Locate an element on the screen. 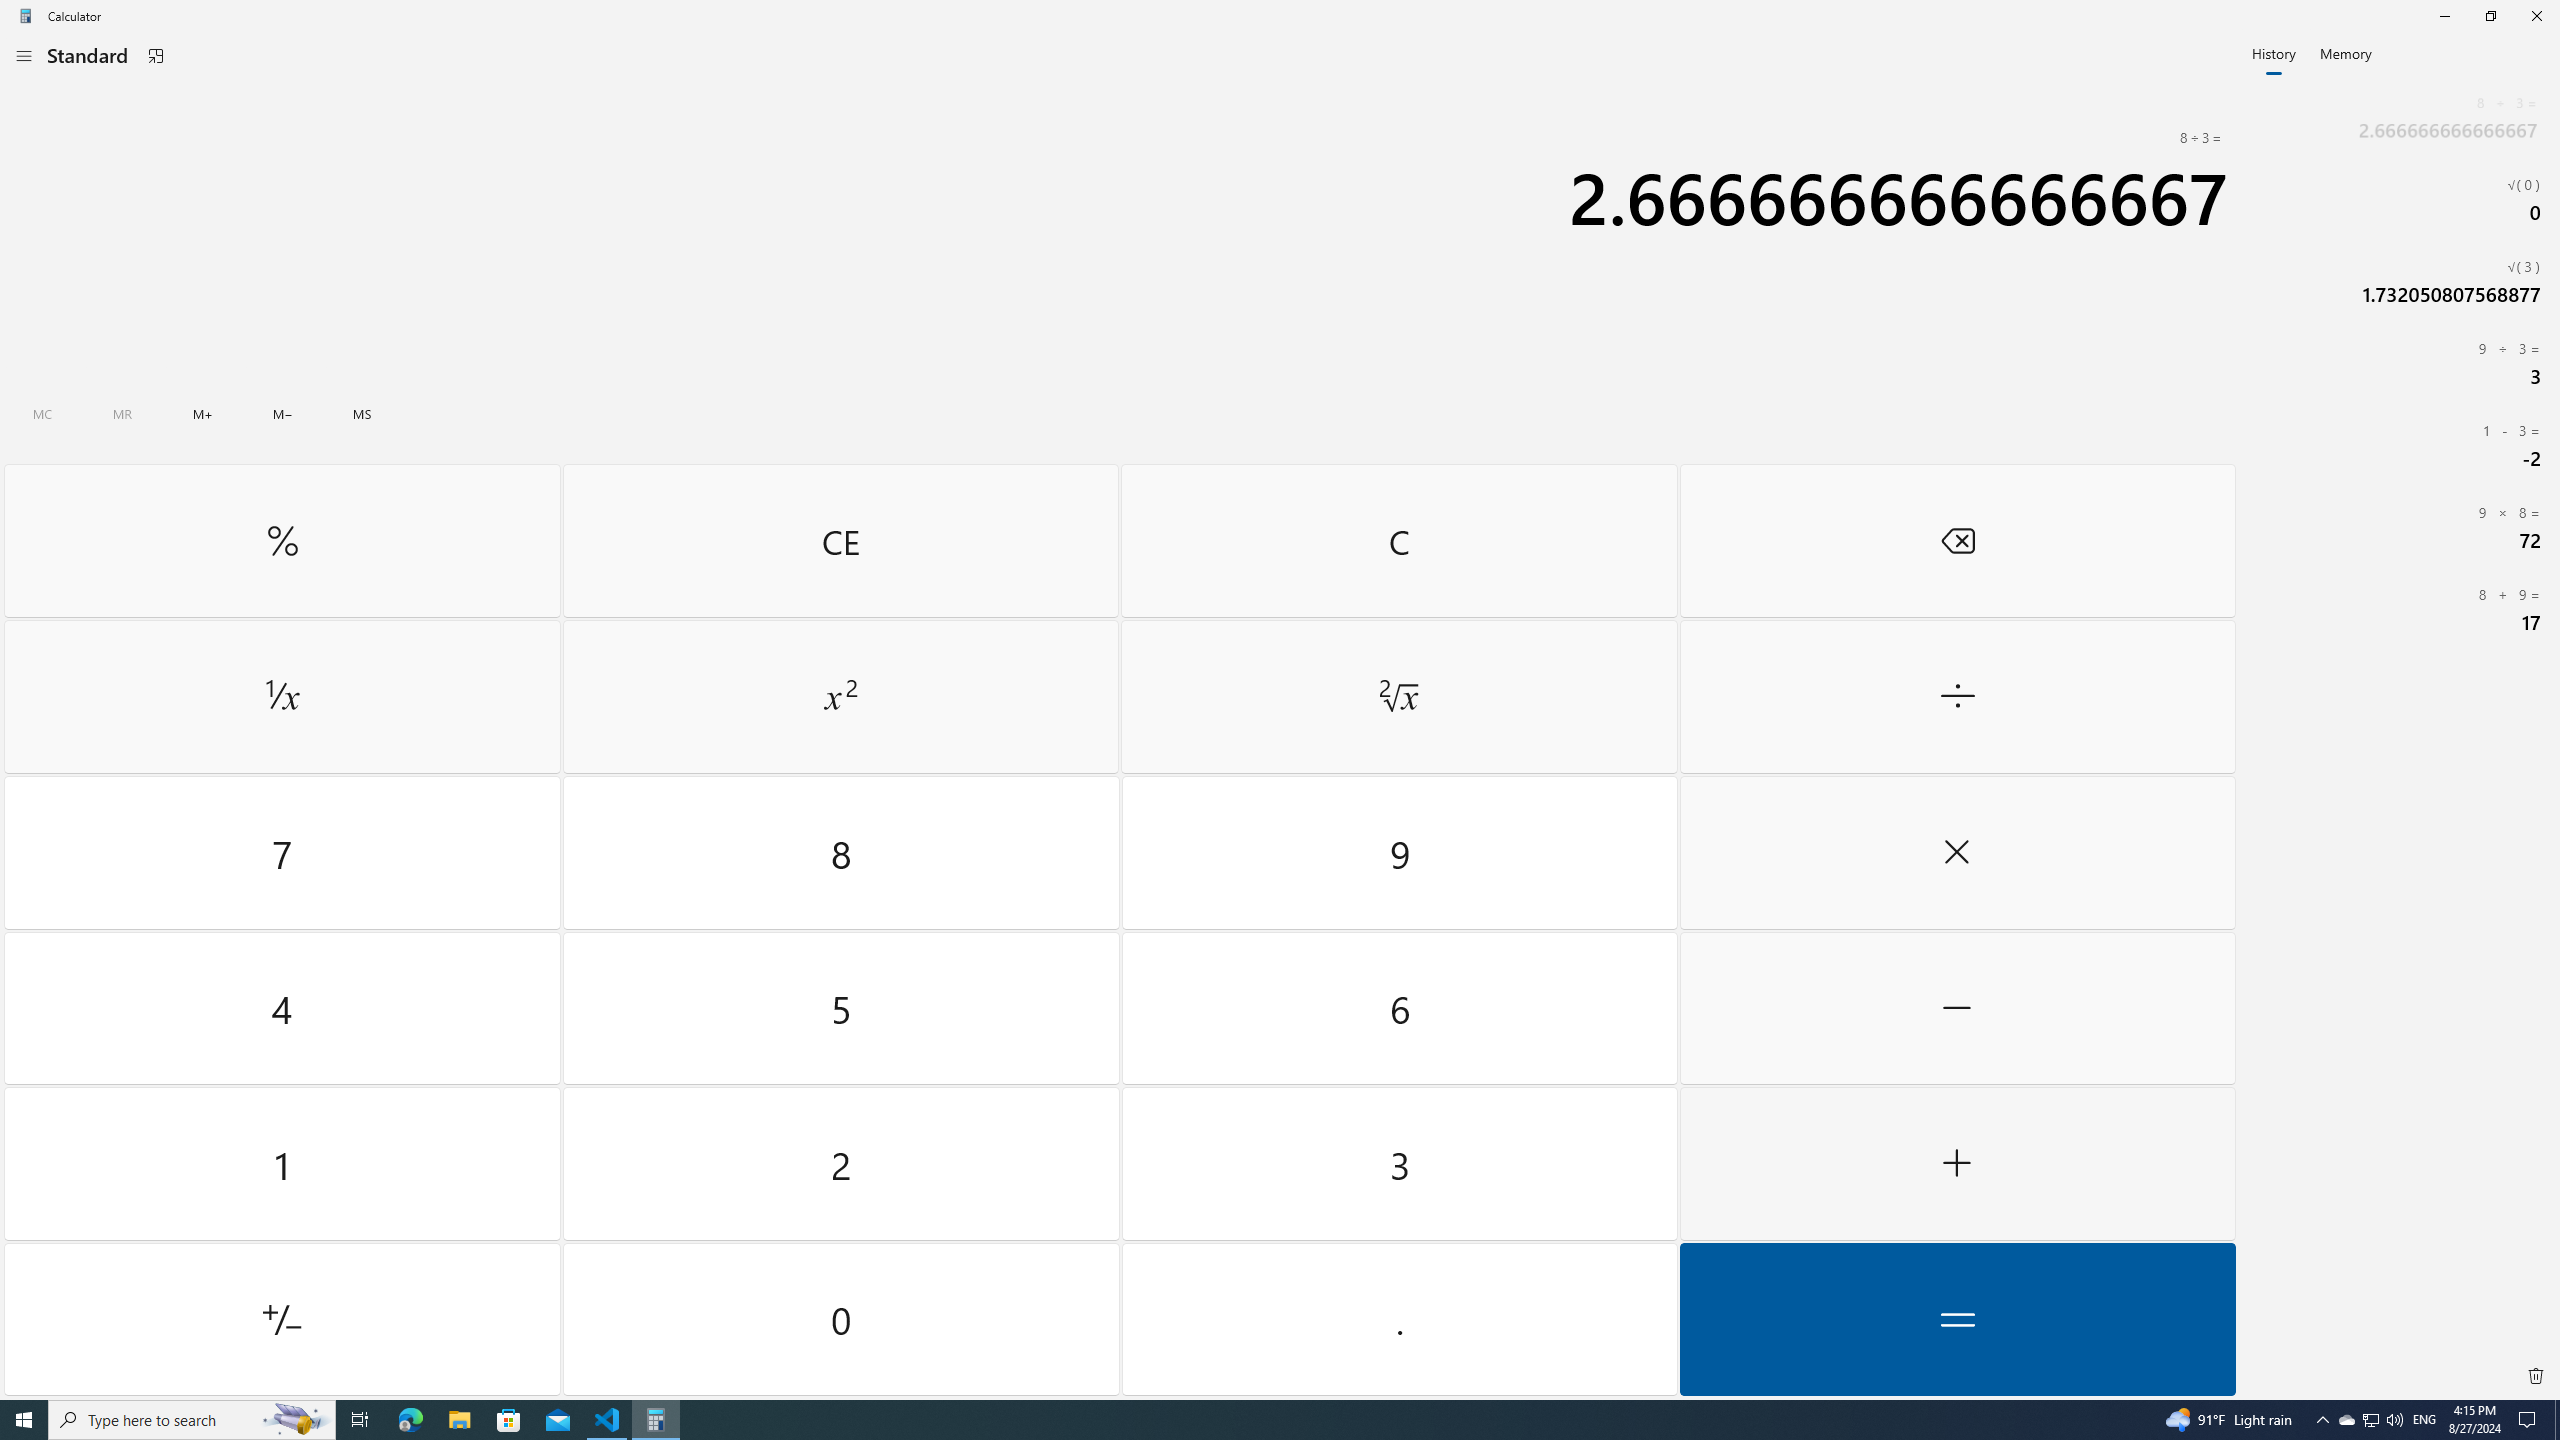  'Nine' is located at coordinates (1398, 853).